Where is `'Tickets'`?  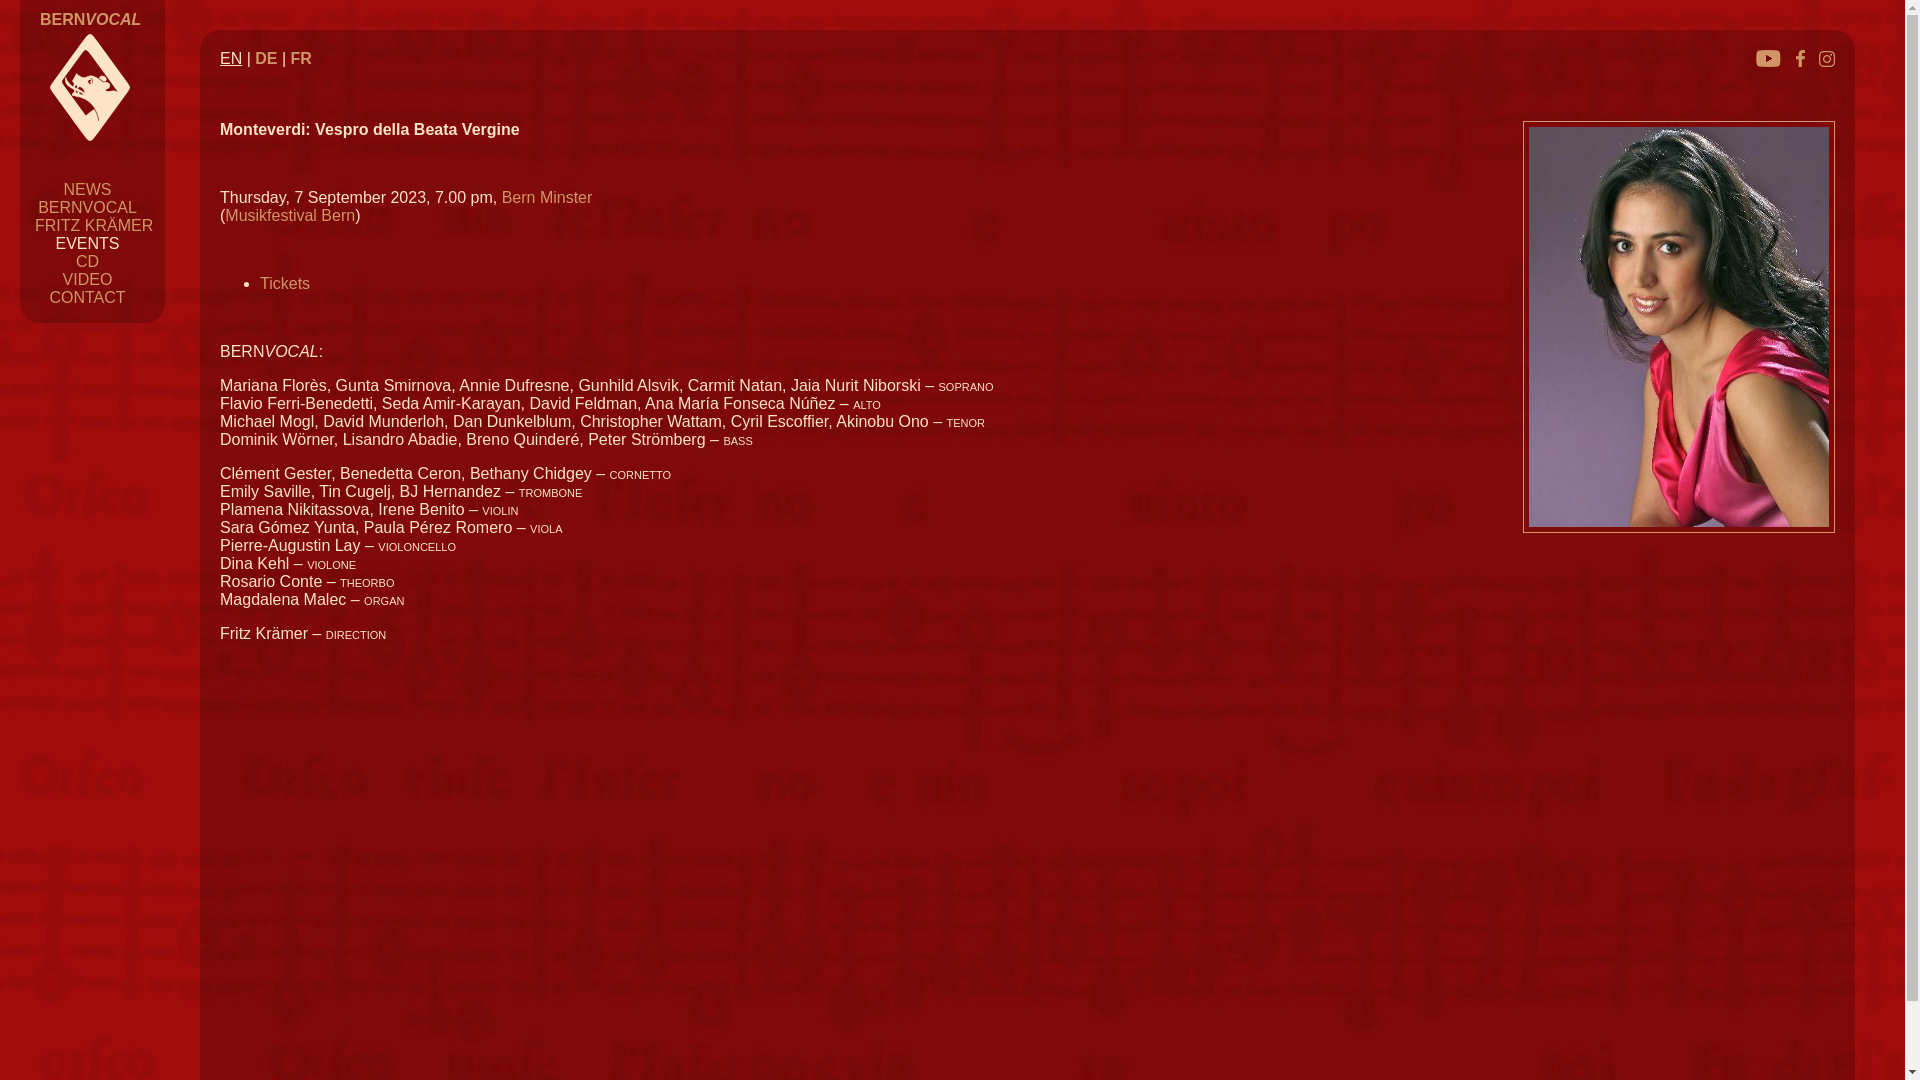 'Tickets' is located at coordinates (283, 283).